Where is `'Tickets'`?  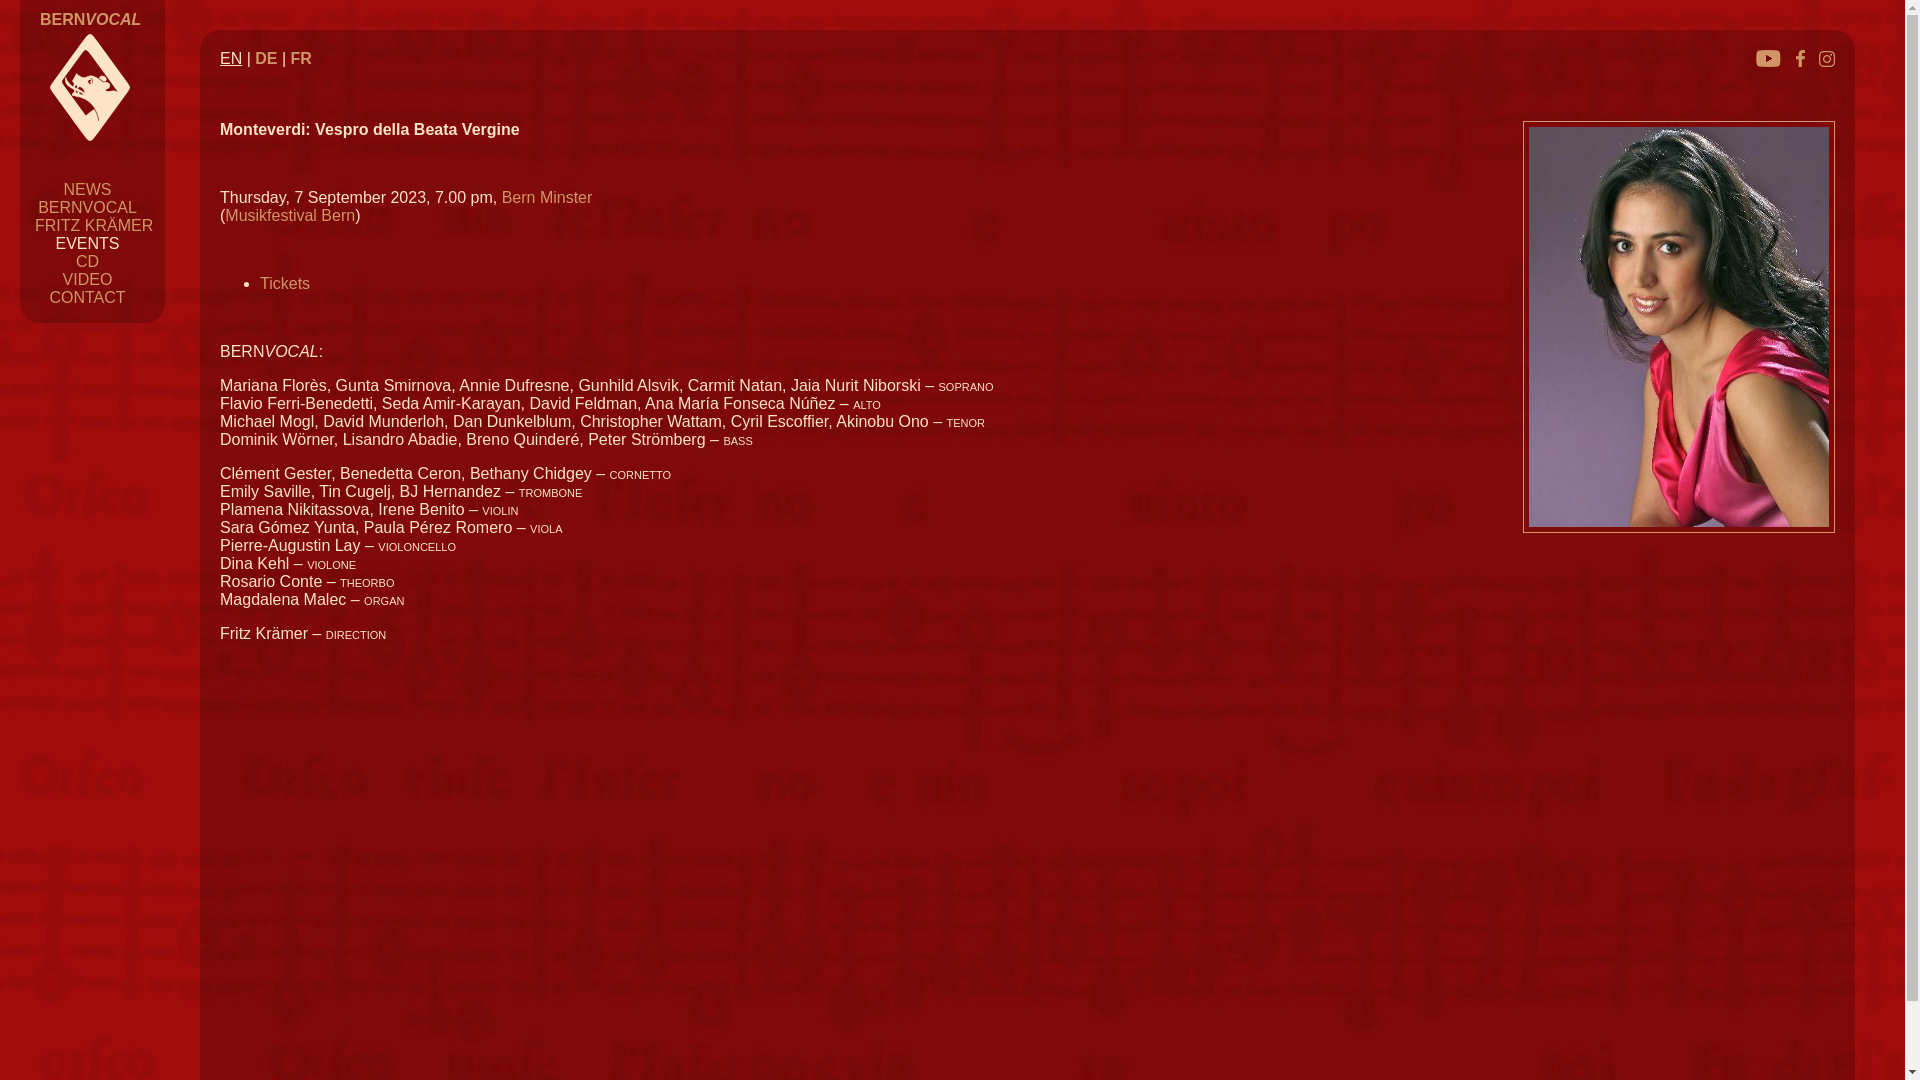 'Tickets' is located at coordinates (283, 283).